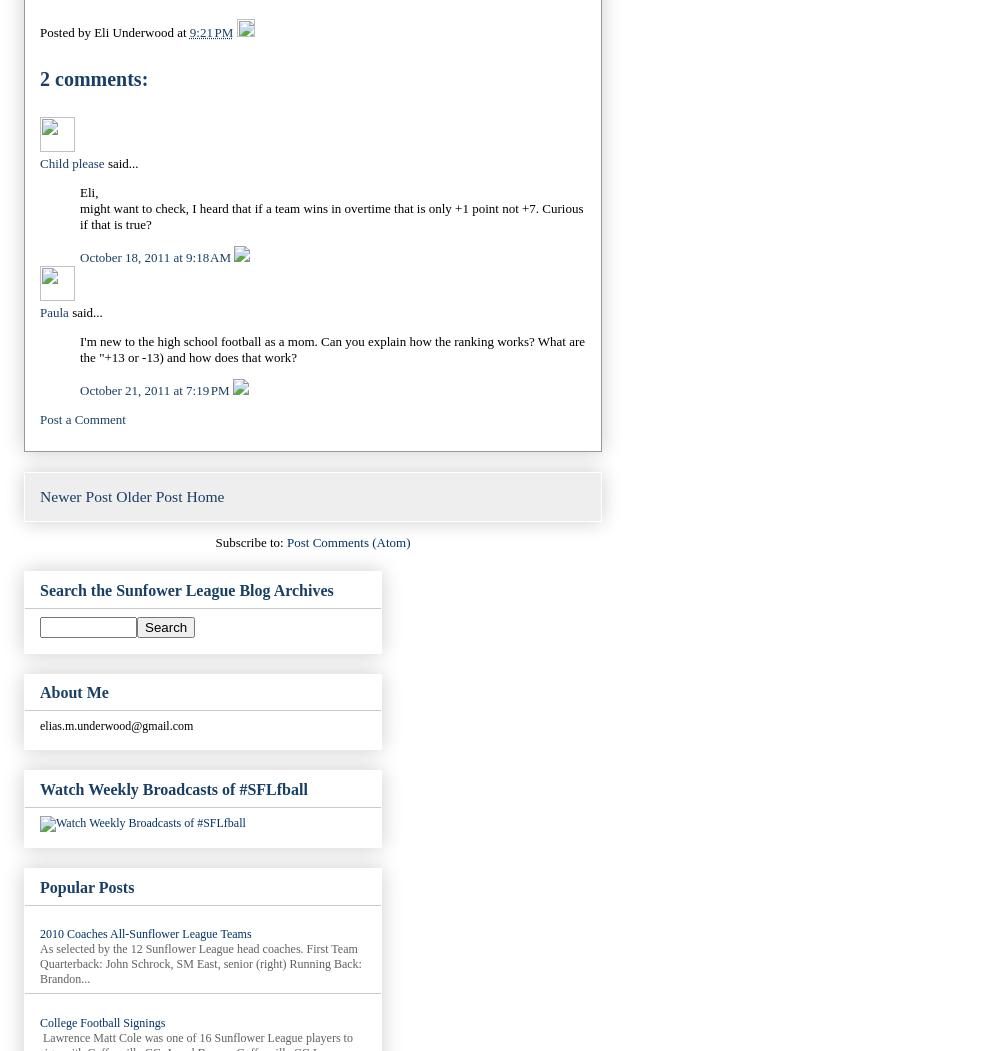  Describe the element at coordinates (210, 32) in the screenshot. I see `'9:21 PM'` at that location.